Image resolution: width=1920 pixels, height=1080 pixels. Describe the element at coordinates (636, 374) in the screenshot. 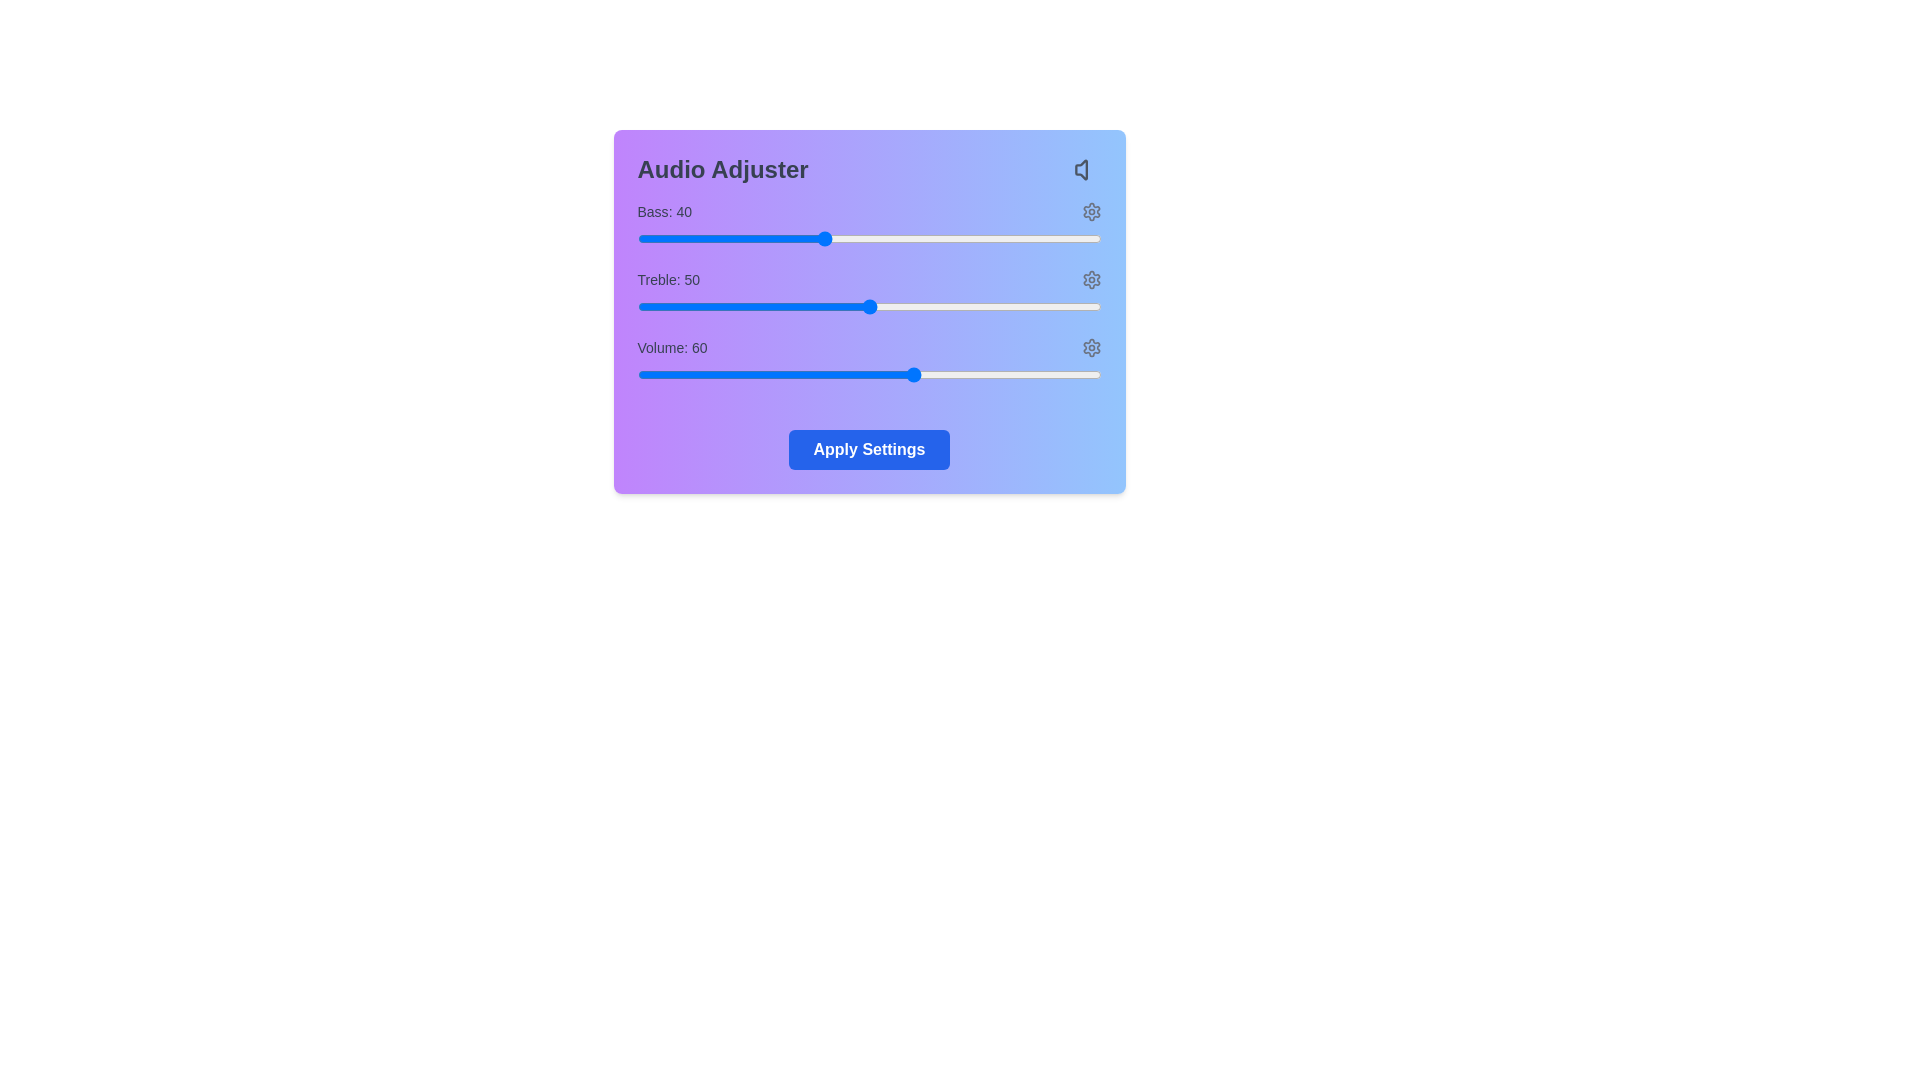

I see `volume level` at that location.